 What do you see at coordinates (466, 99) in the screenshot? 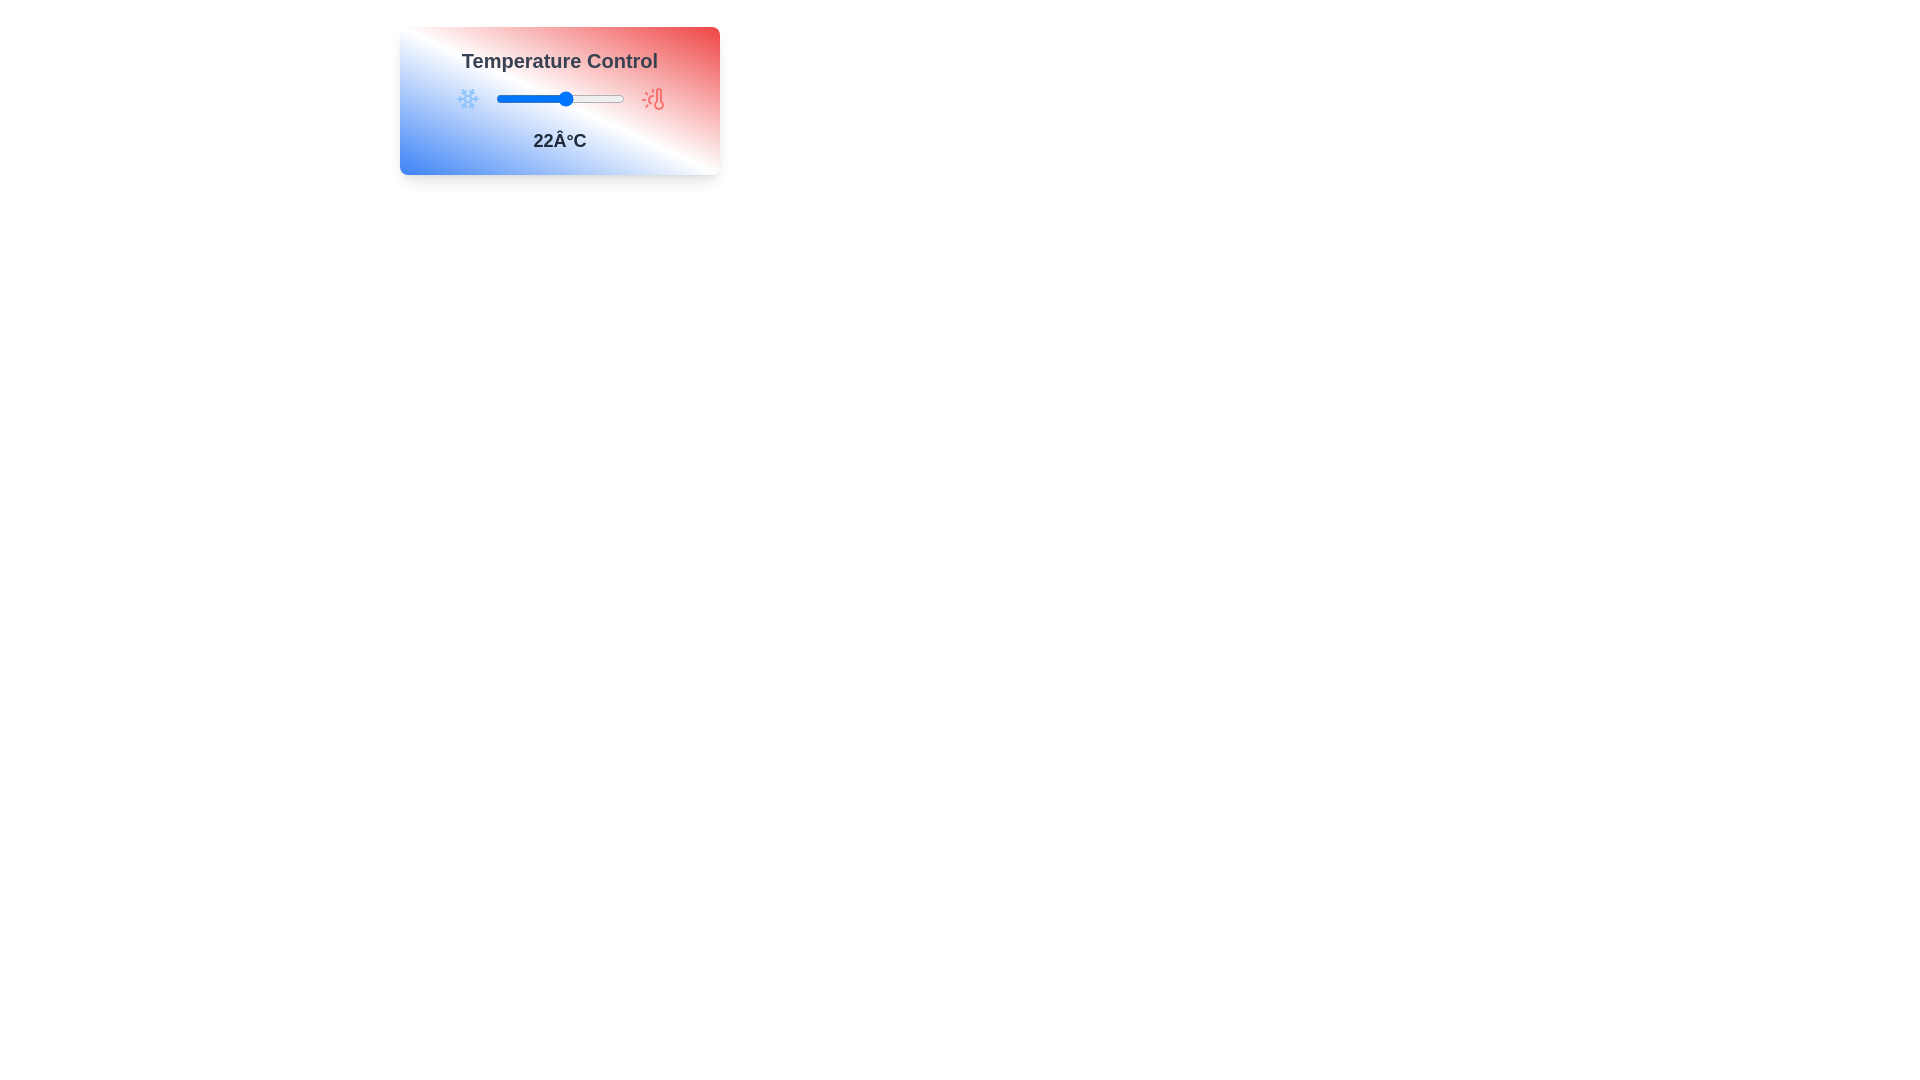
I see `the thermometer icon to the left of the slider` at bounding box center [466, 99].